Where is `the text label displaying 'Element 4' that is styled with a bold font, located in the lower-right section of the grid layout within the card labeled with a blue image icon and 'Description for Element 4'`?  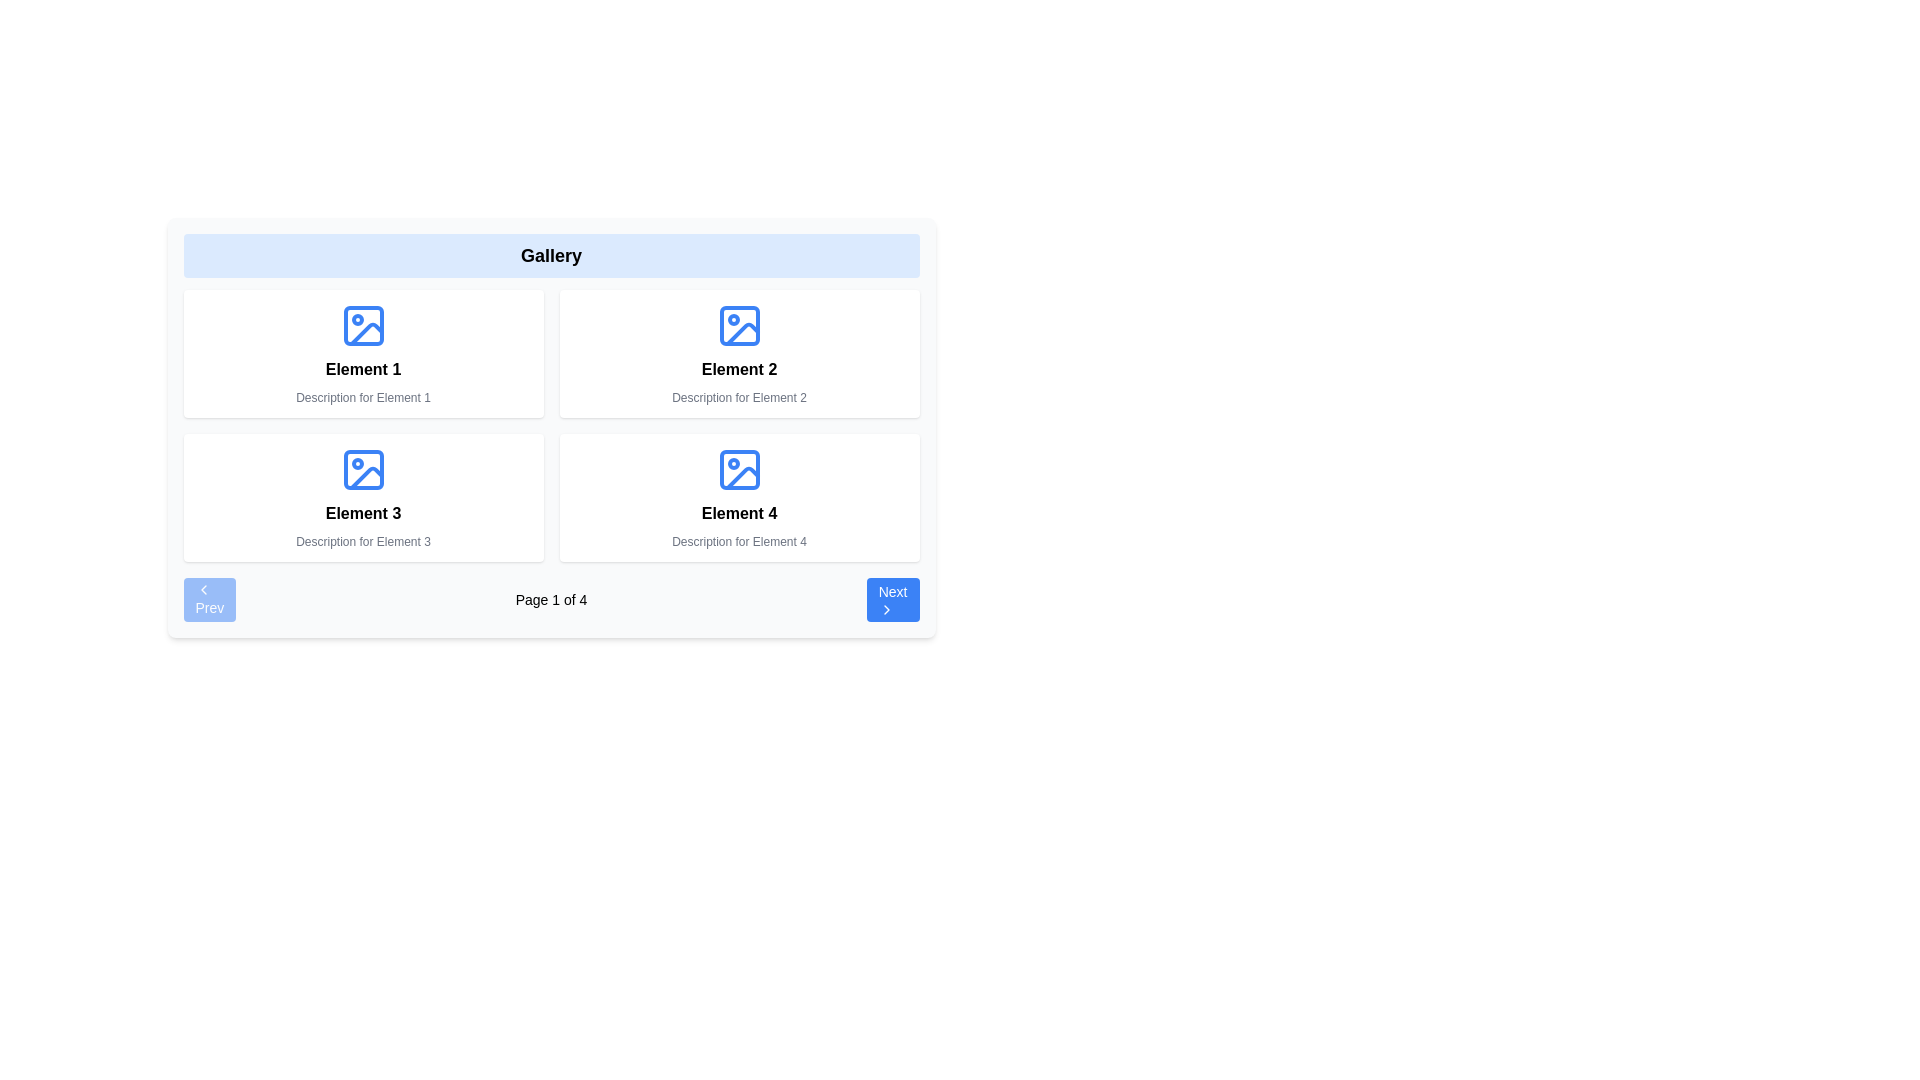 the text label displaying 'Element 4' that is styled with a bold font, located in the lower-right section of the grid layout within the card labeled with a blue image icon and 'Description for Element 4' is located at coordinates (738, 512).